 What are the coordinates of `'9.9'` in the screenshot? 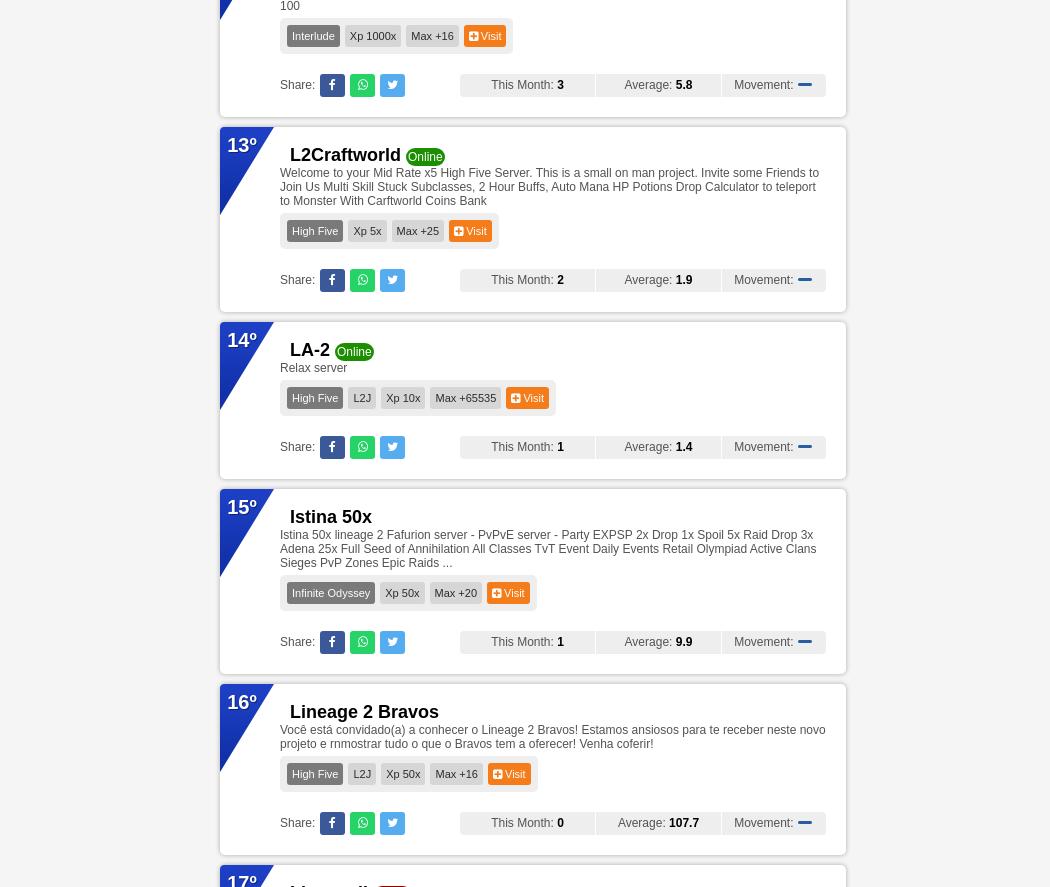 It's located at (683, 641).